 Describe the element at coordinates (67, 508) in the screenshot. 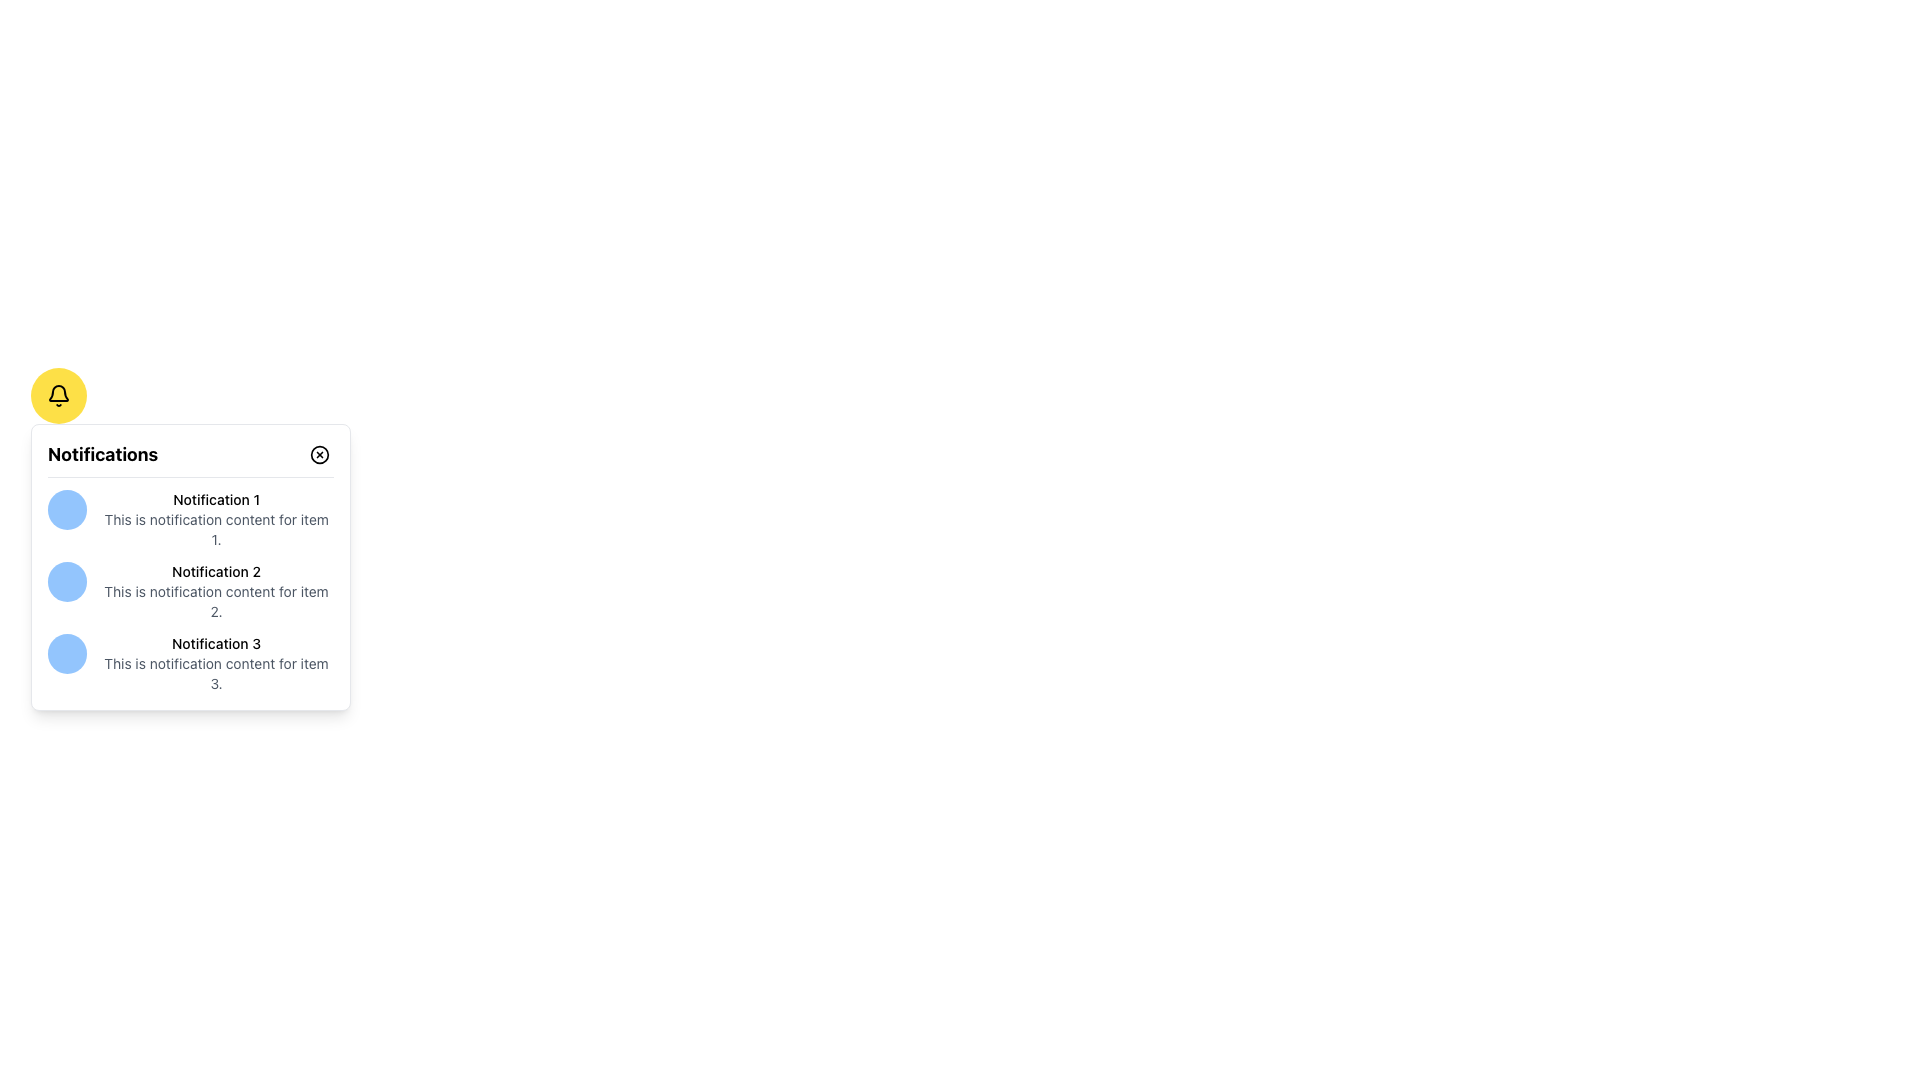

I see `the first circle decorative indicator located to the left of the 'Notification 1' text in the notification dropdown` at that location.